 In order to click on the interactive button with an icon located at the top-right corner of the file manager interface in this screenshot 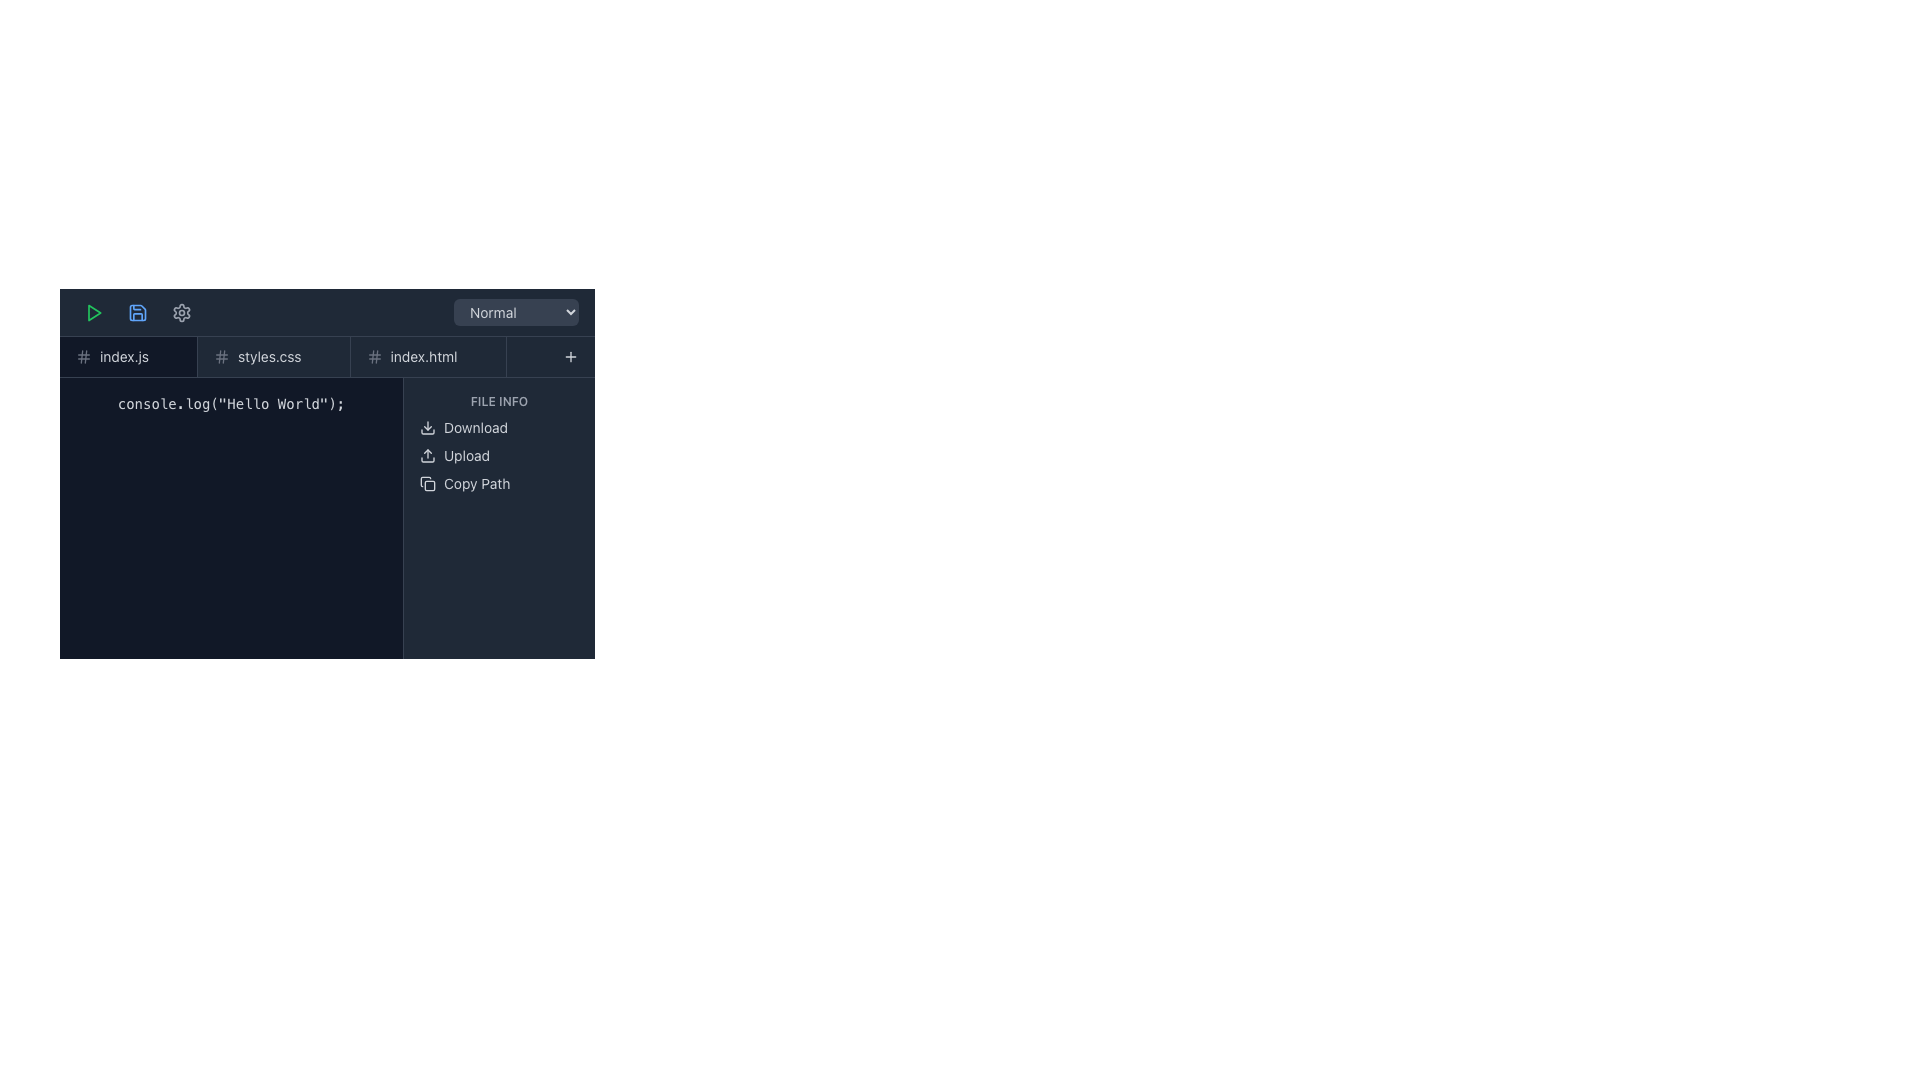, I will do `click(570, 356)`.